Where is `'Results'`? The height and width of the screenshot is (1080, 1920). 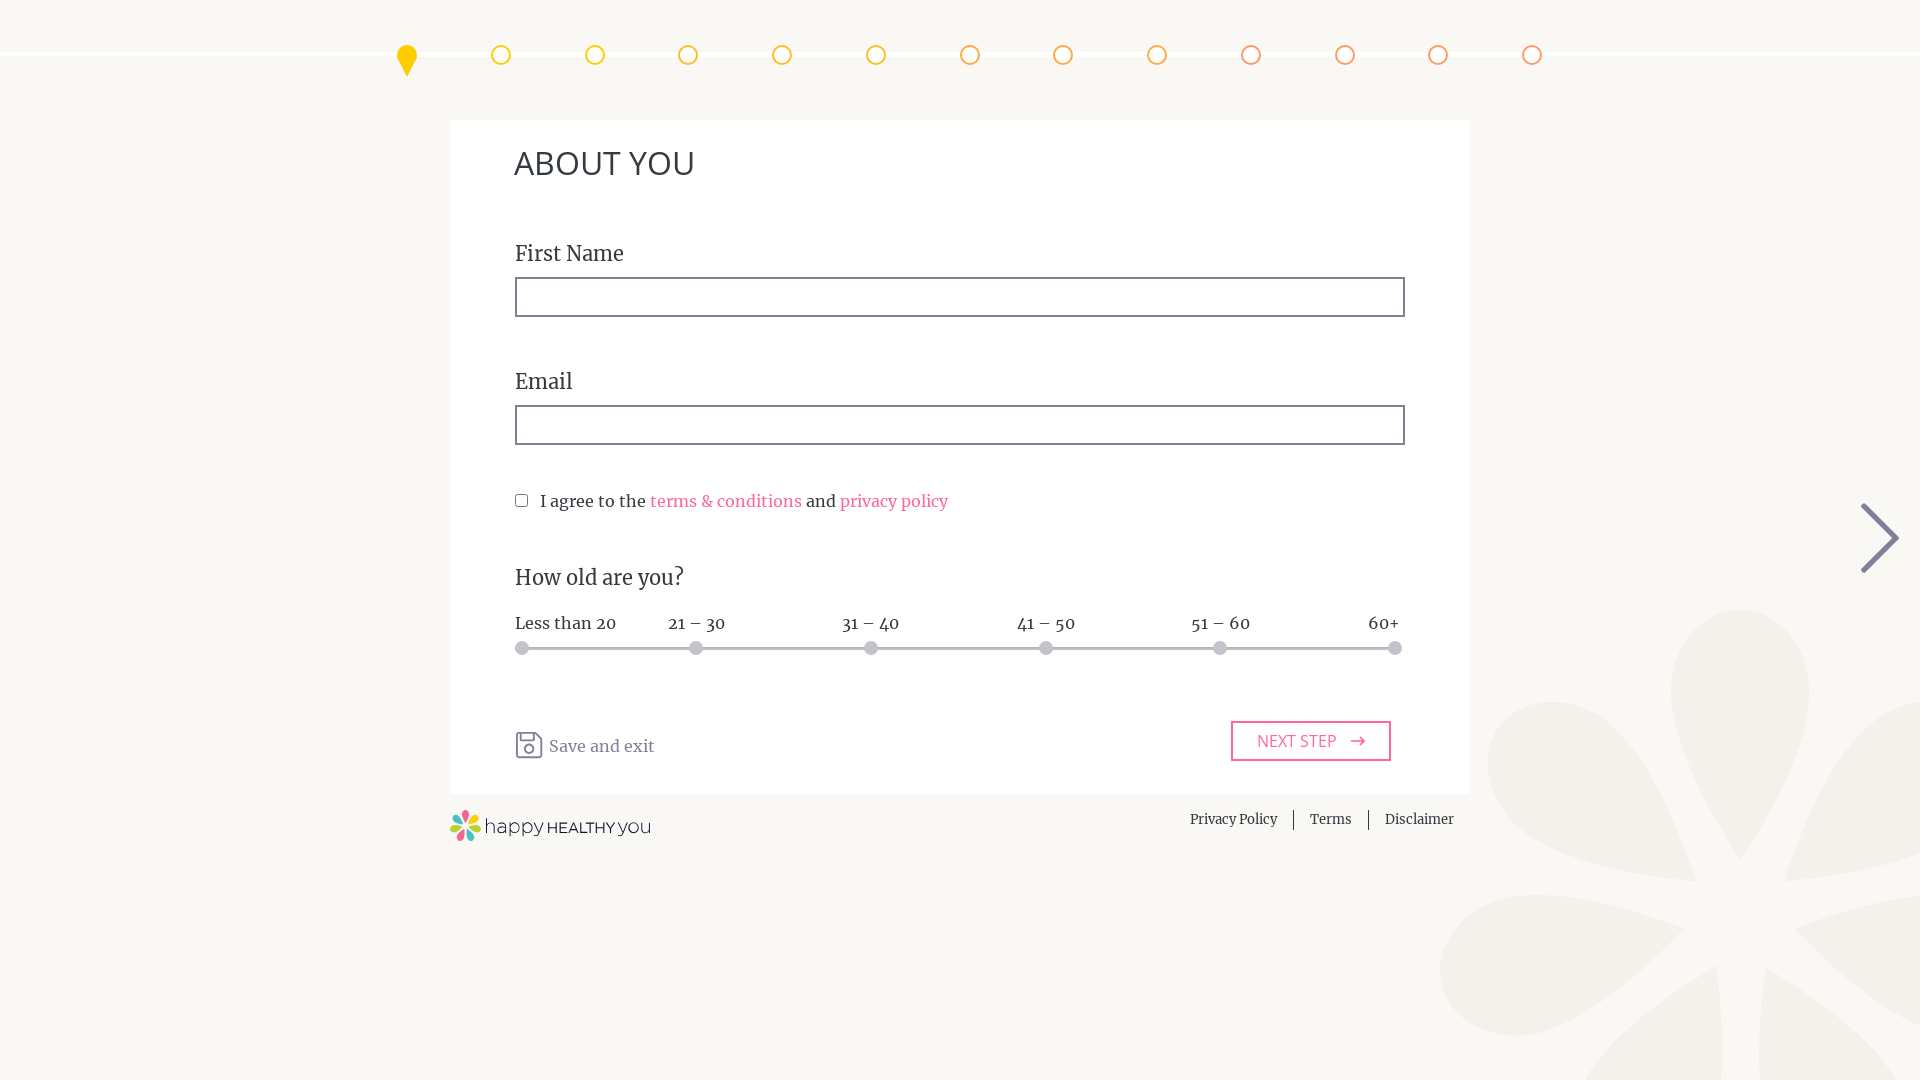
'Results' is located at coordinates (1520, 53).